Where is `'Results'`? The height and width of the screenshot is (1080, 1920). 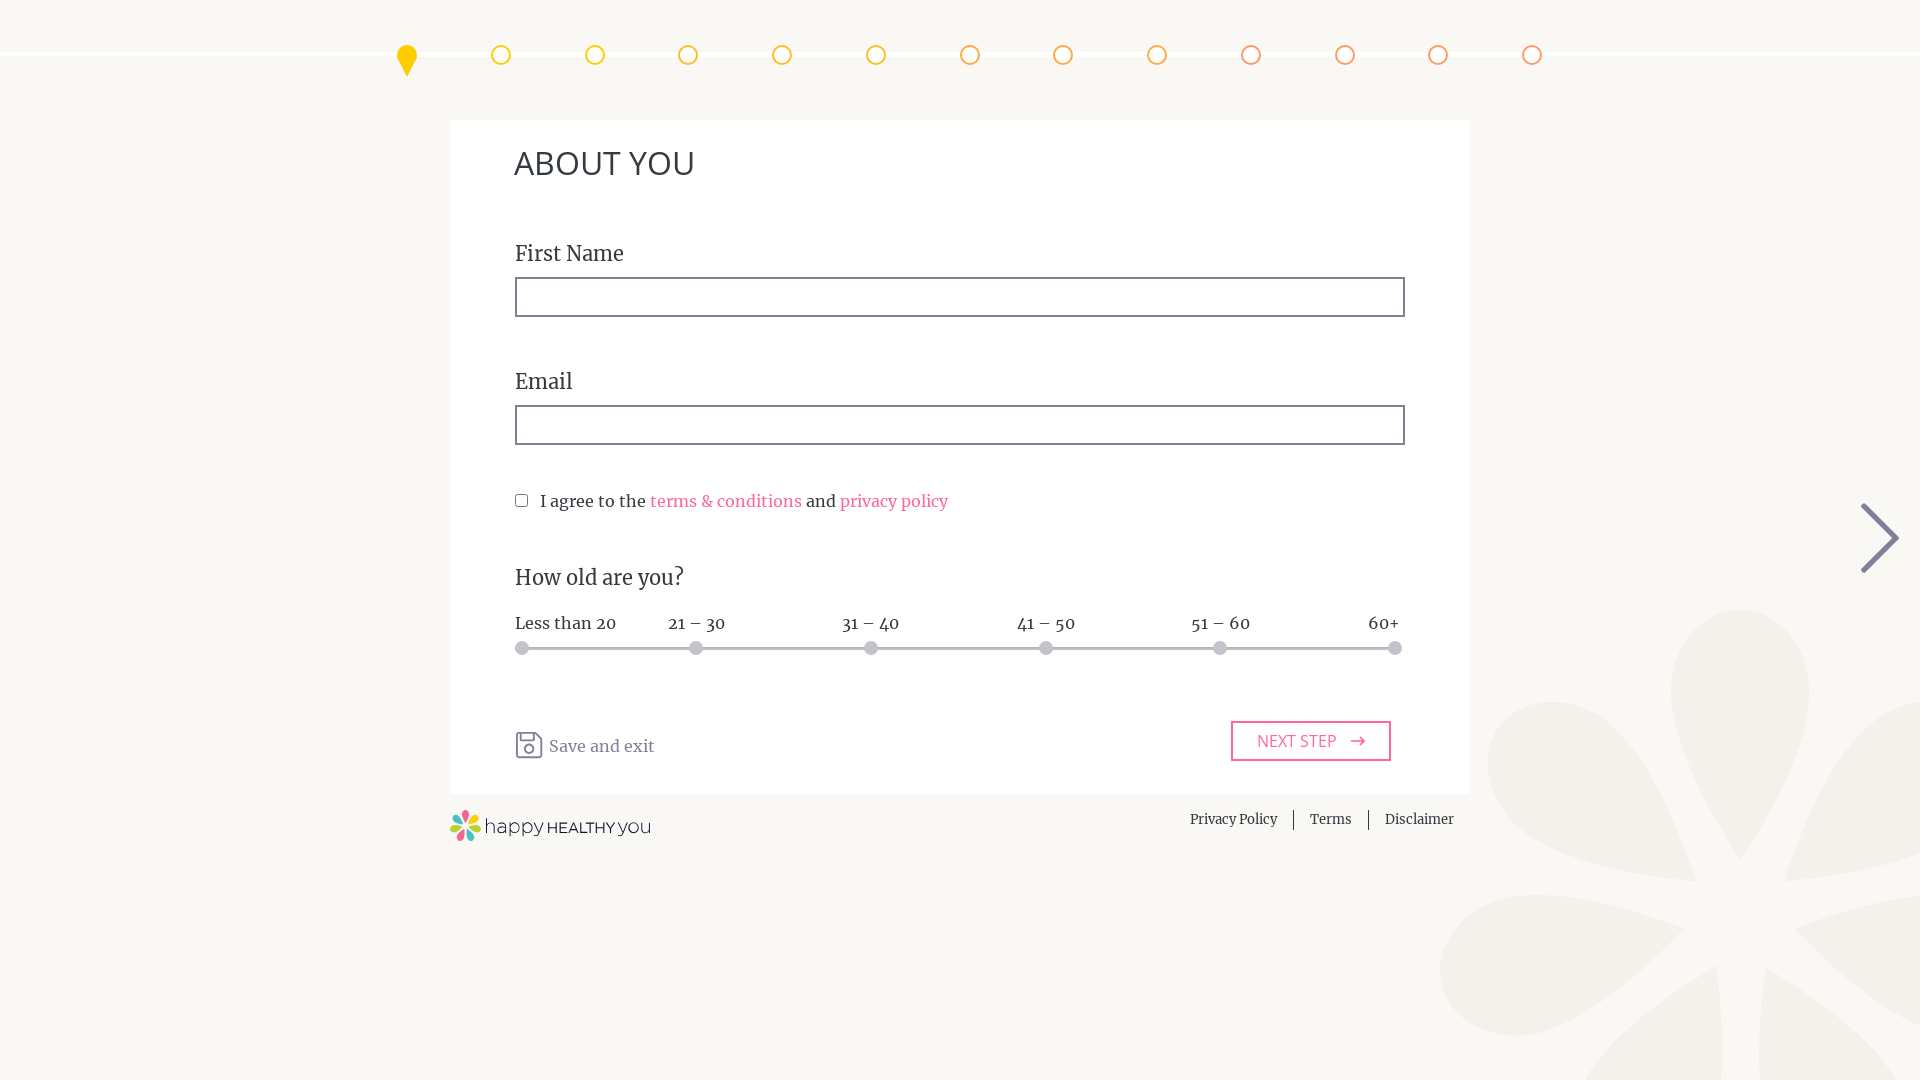
'Results' is located at coordinates (1520, 53).